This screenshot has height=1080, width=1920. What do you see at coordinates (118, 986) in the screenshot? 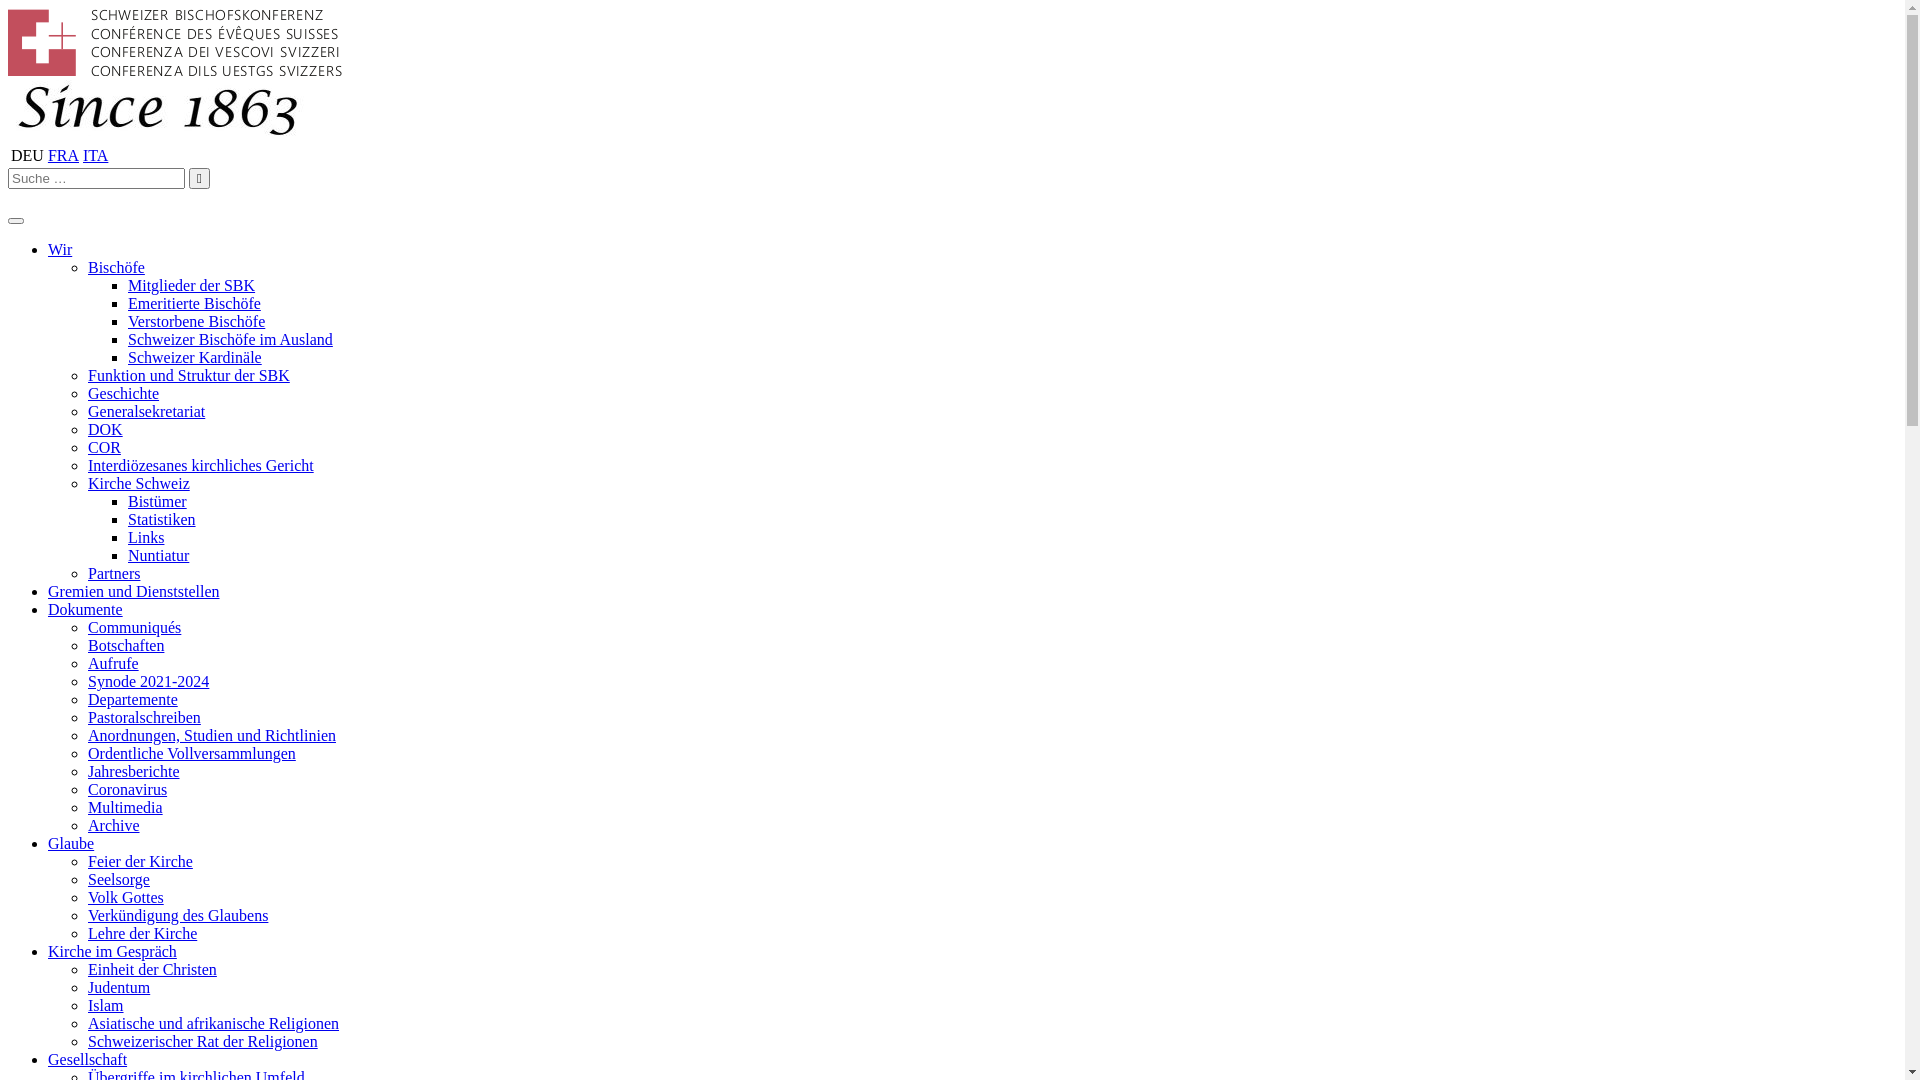
I see `'Judentum'` at bounding box center [118, 986].